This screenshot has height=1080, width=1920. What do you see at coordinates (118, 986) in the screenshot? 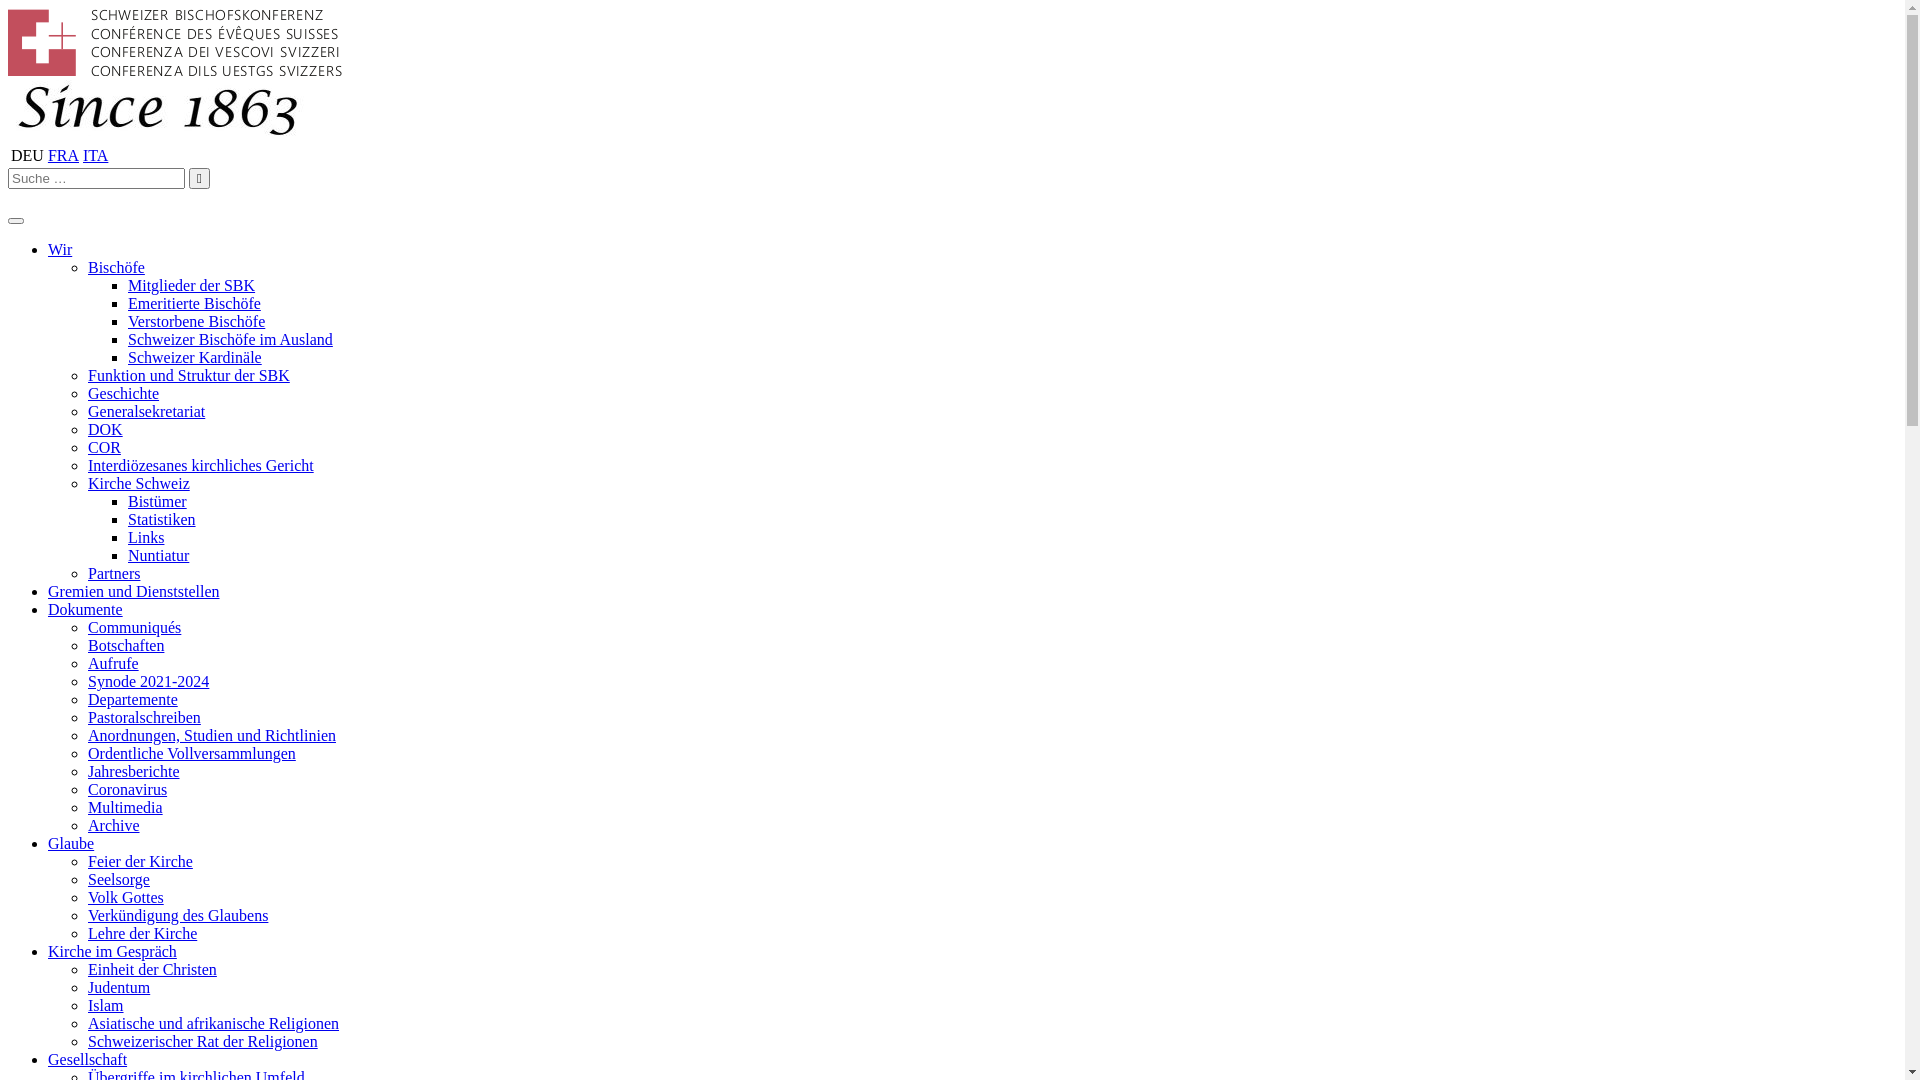
I see `'Judentum'` at bounding box center [118, 986].